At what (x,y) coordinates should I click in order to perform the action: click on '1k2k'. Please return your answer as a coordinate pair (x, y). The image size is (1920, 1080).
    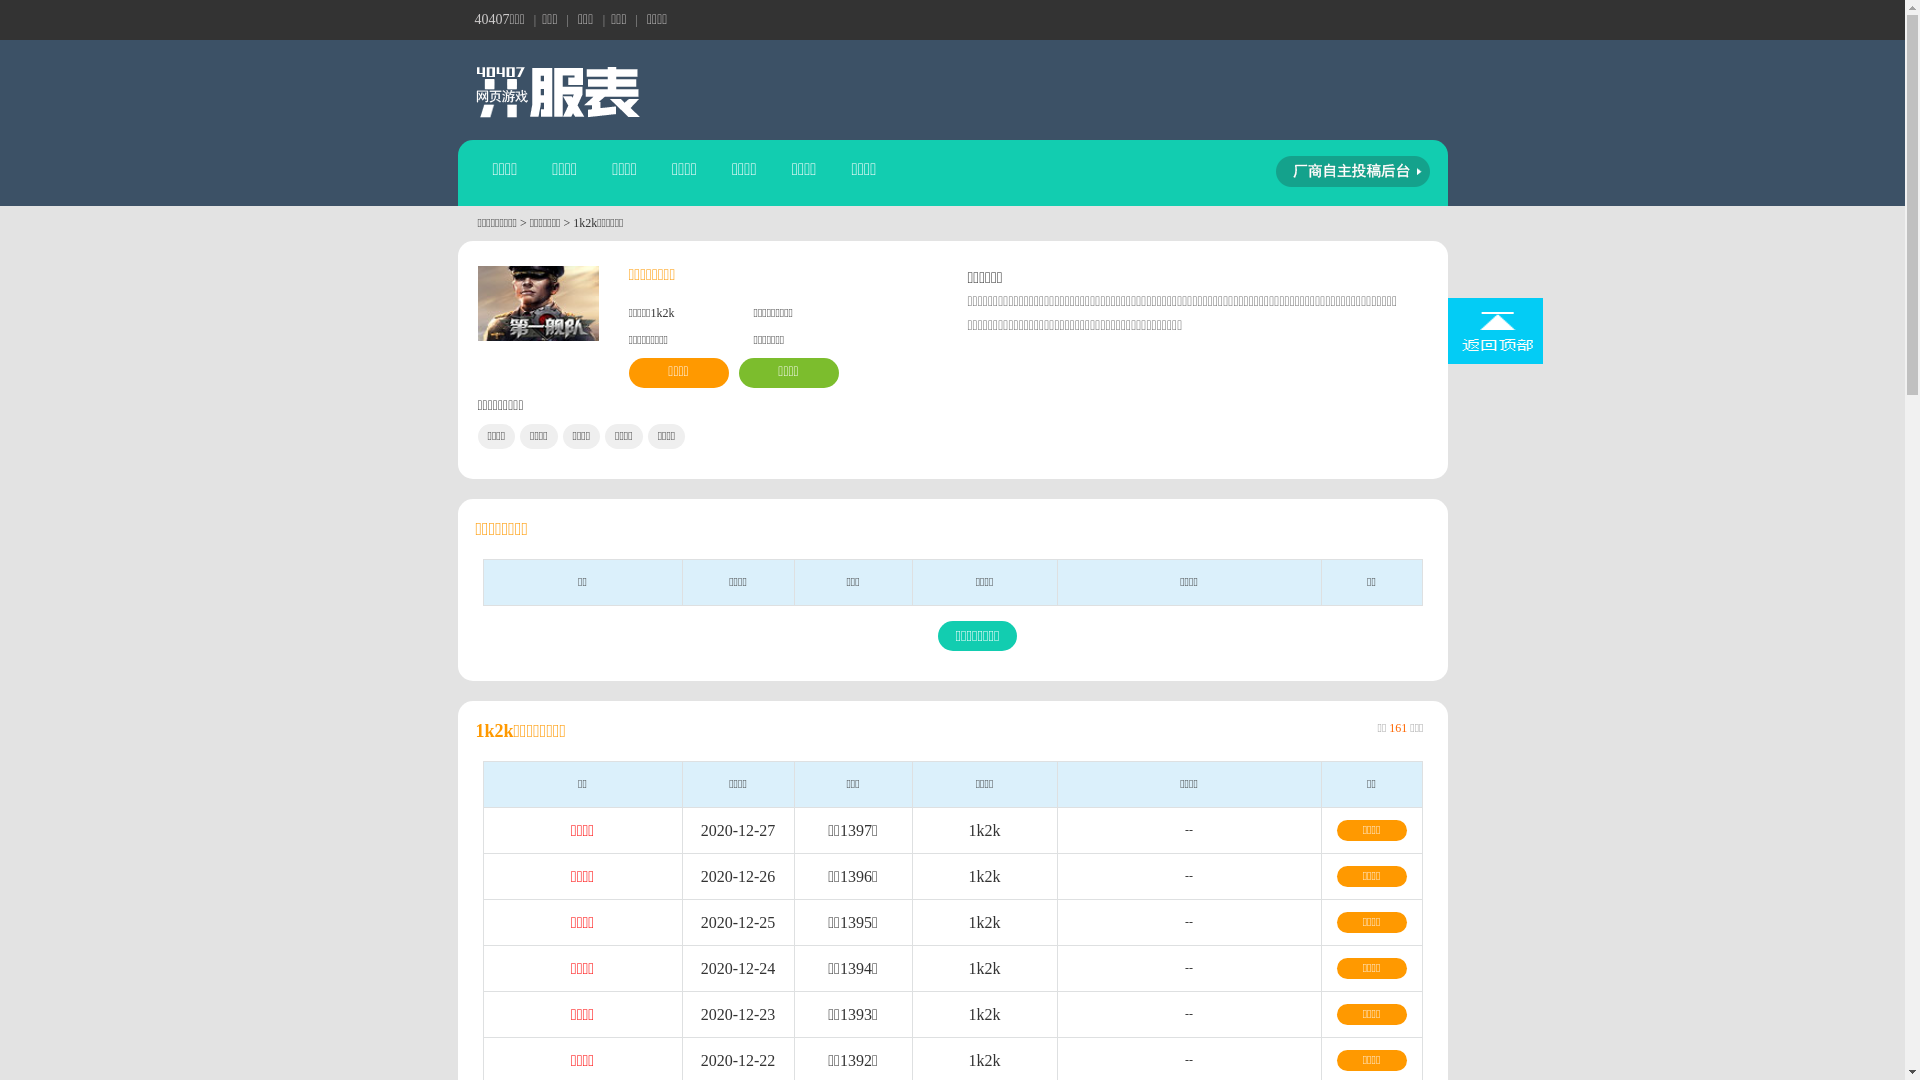
    Looking at the image, I should click on (968, 1059).